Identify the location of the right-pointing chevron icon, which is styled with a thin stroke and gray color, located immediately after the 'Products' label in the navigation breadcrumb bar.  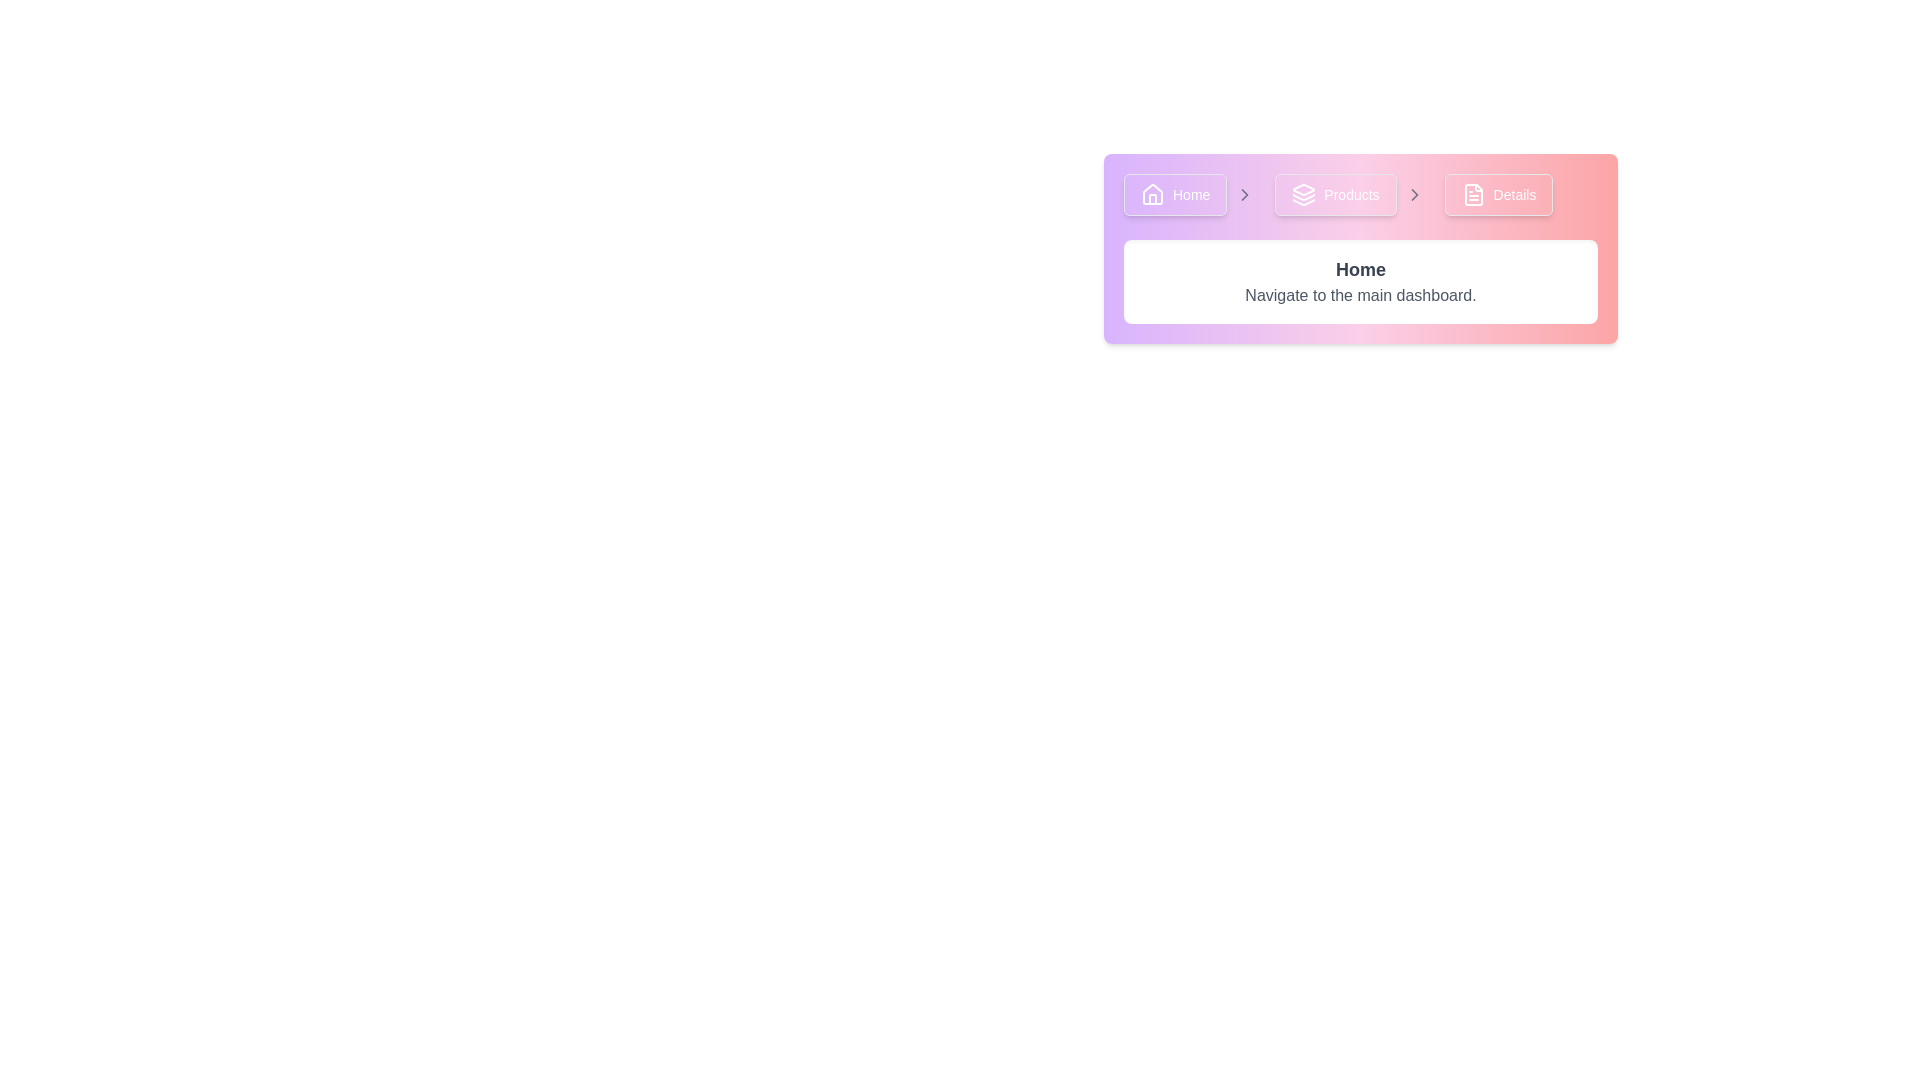
(1413, 195).